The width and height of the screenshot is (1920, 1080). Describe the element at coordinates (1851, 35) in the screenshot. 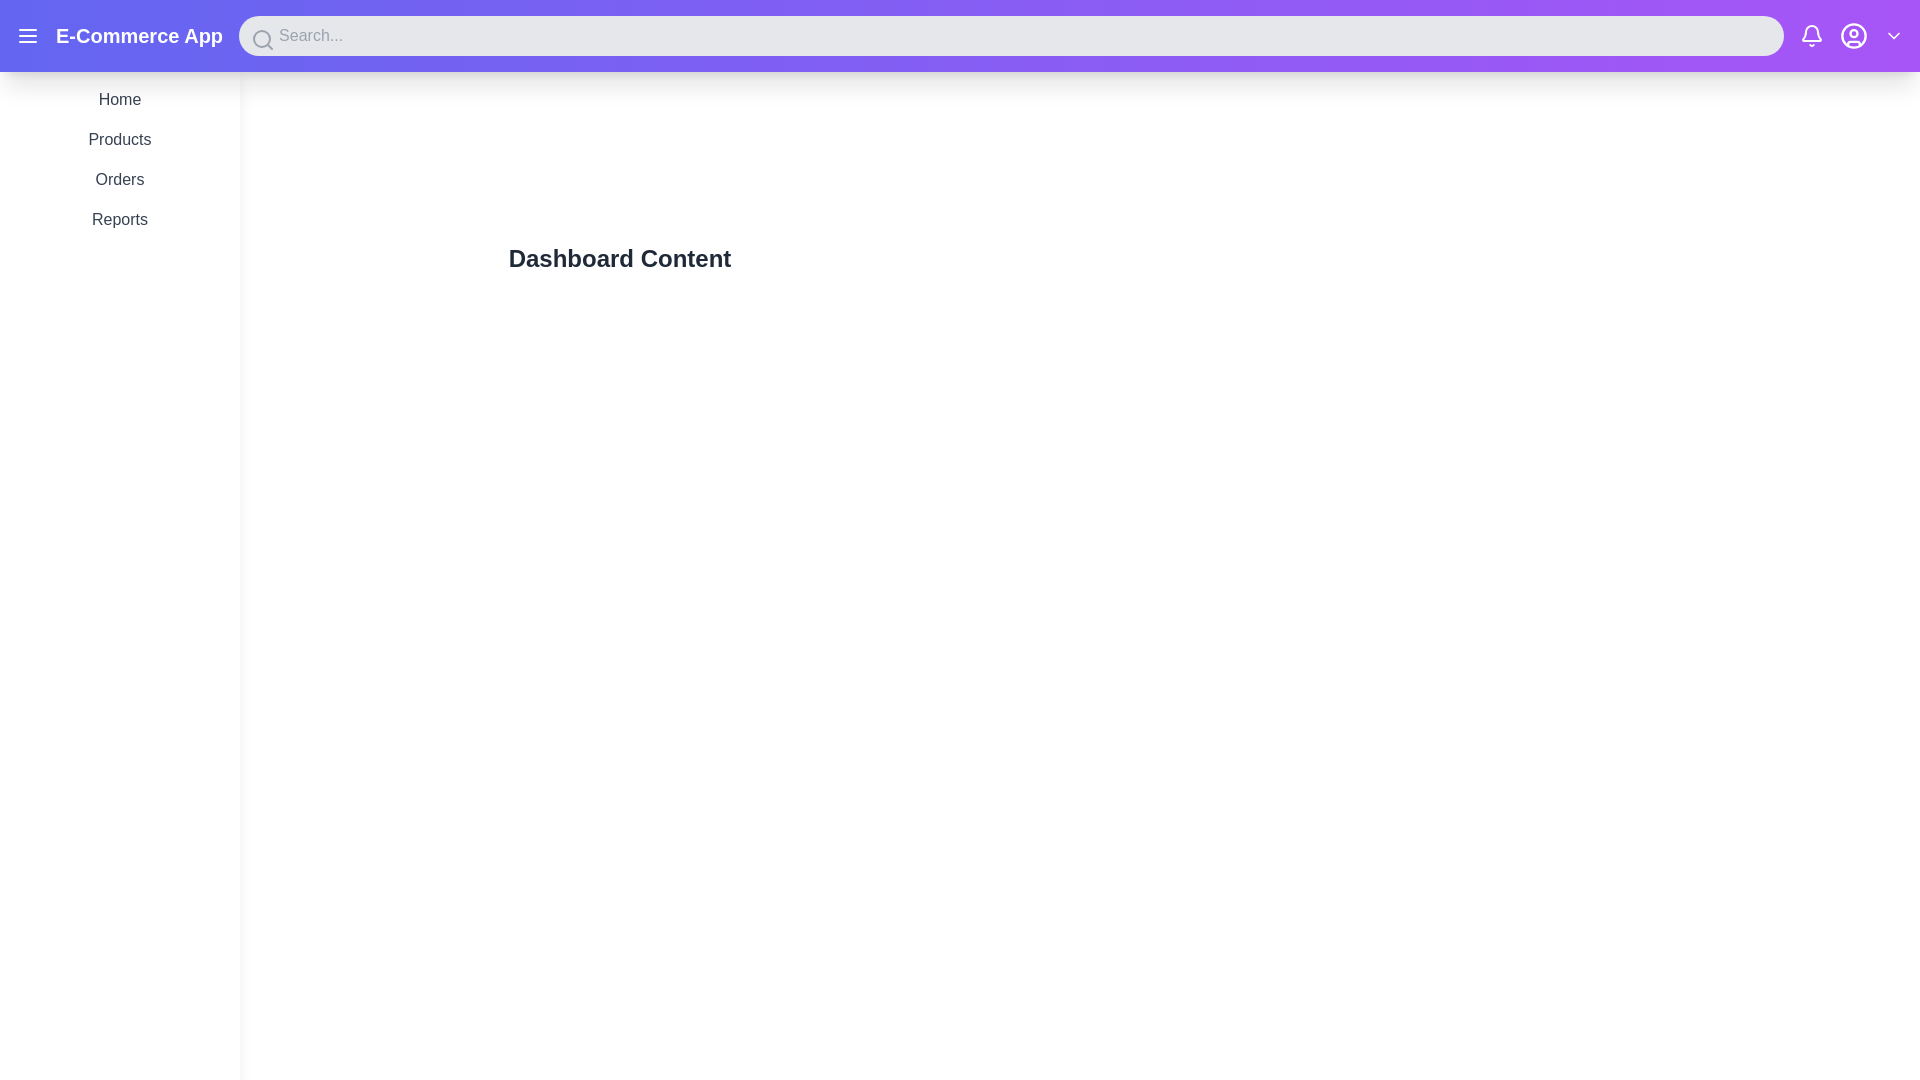

I see `the user profile icon button, which is a circular silhouette of a person in white on a purple background, located in the top-right corner of the interface between the notification bell and dropdown icons` at that location.